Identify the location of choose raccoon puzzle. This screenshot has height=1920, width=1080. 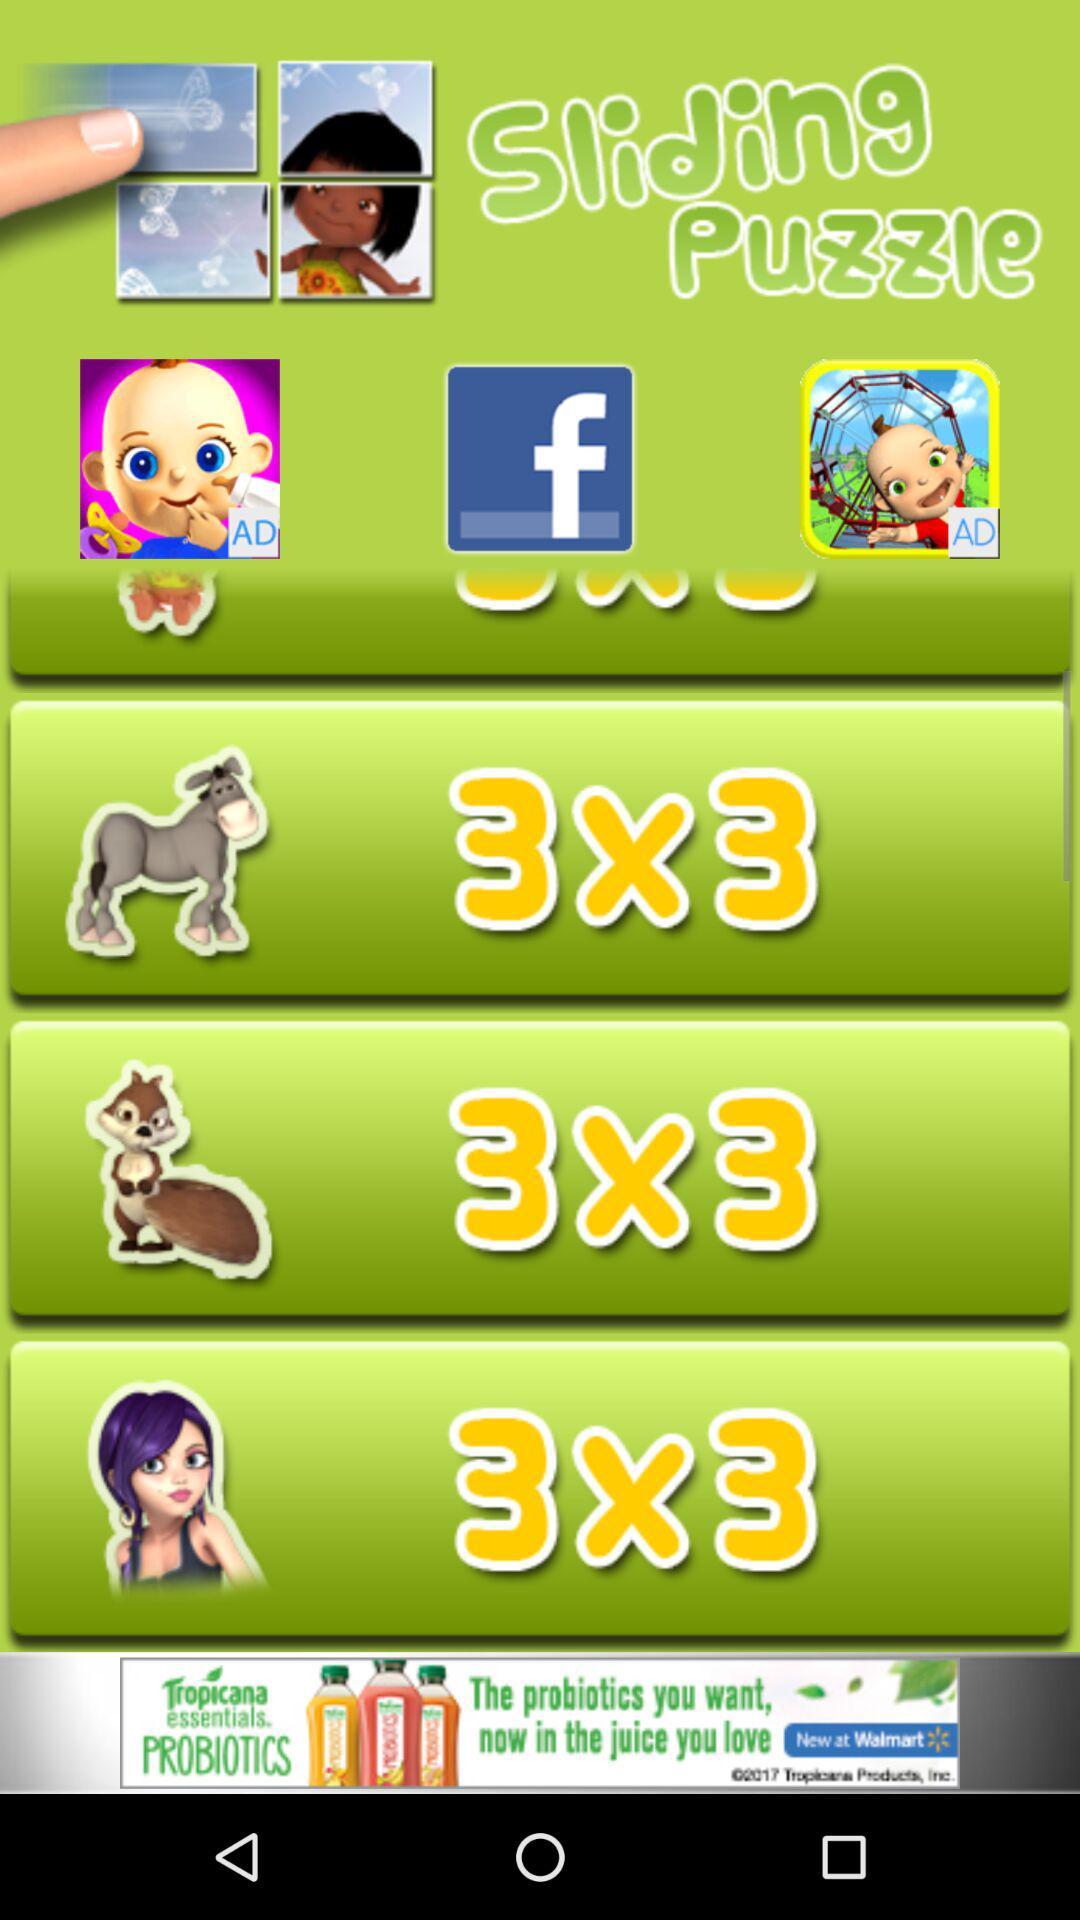
(540, 1176).